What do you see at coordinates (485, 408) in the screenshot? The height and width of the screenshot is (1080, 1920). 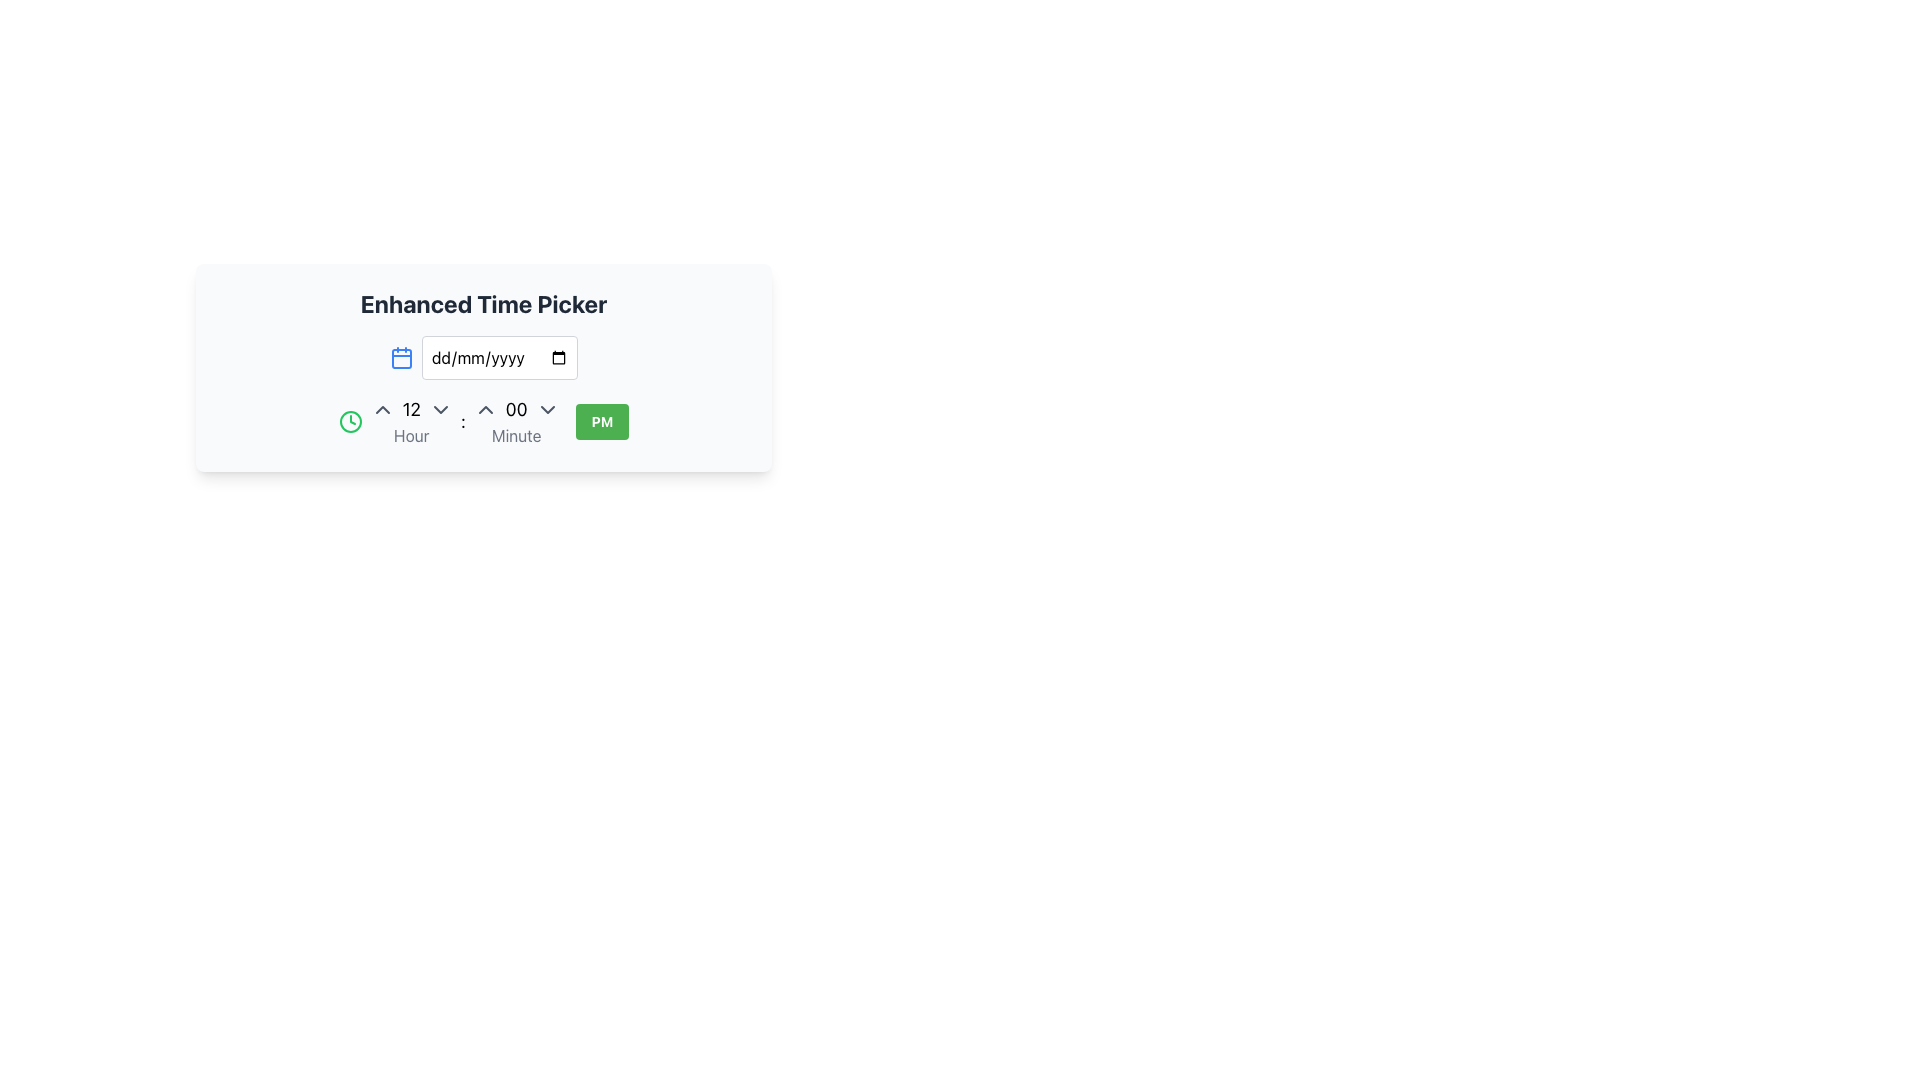 I see `the upward-pointing chevron icon styled in dark gray, located immediately to the left of the minute value '00'` at bounding box center [485, 408].